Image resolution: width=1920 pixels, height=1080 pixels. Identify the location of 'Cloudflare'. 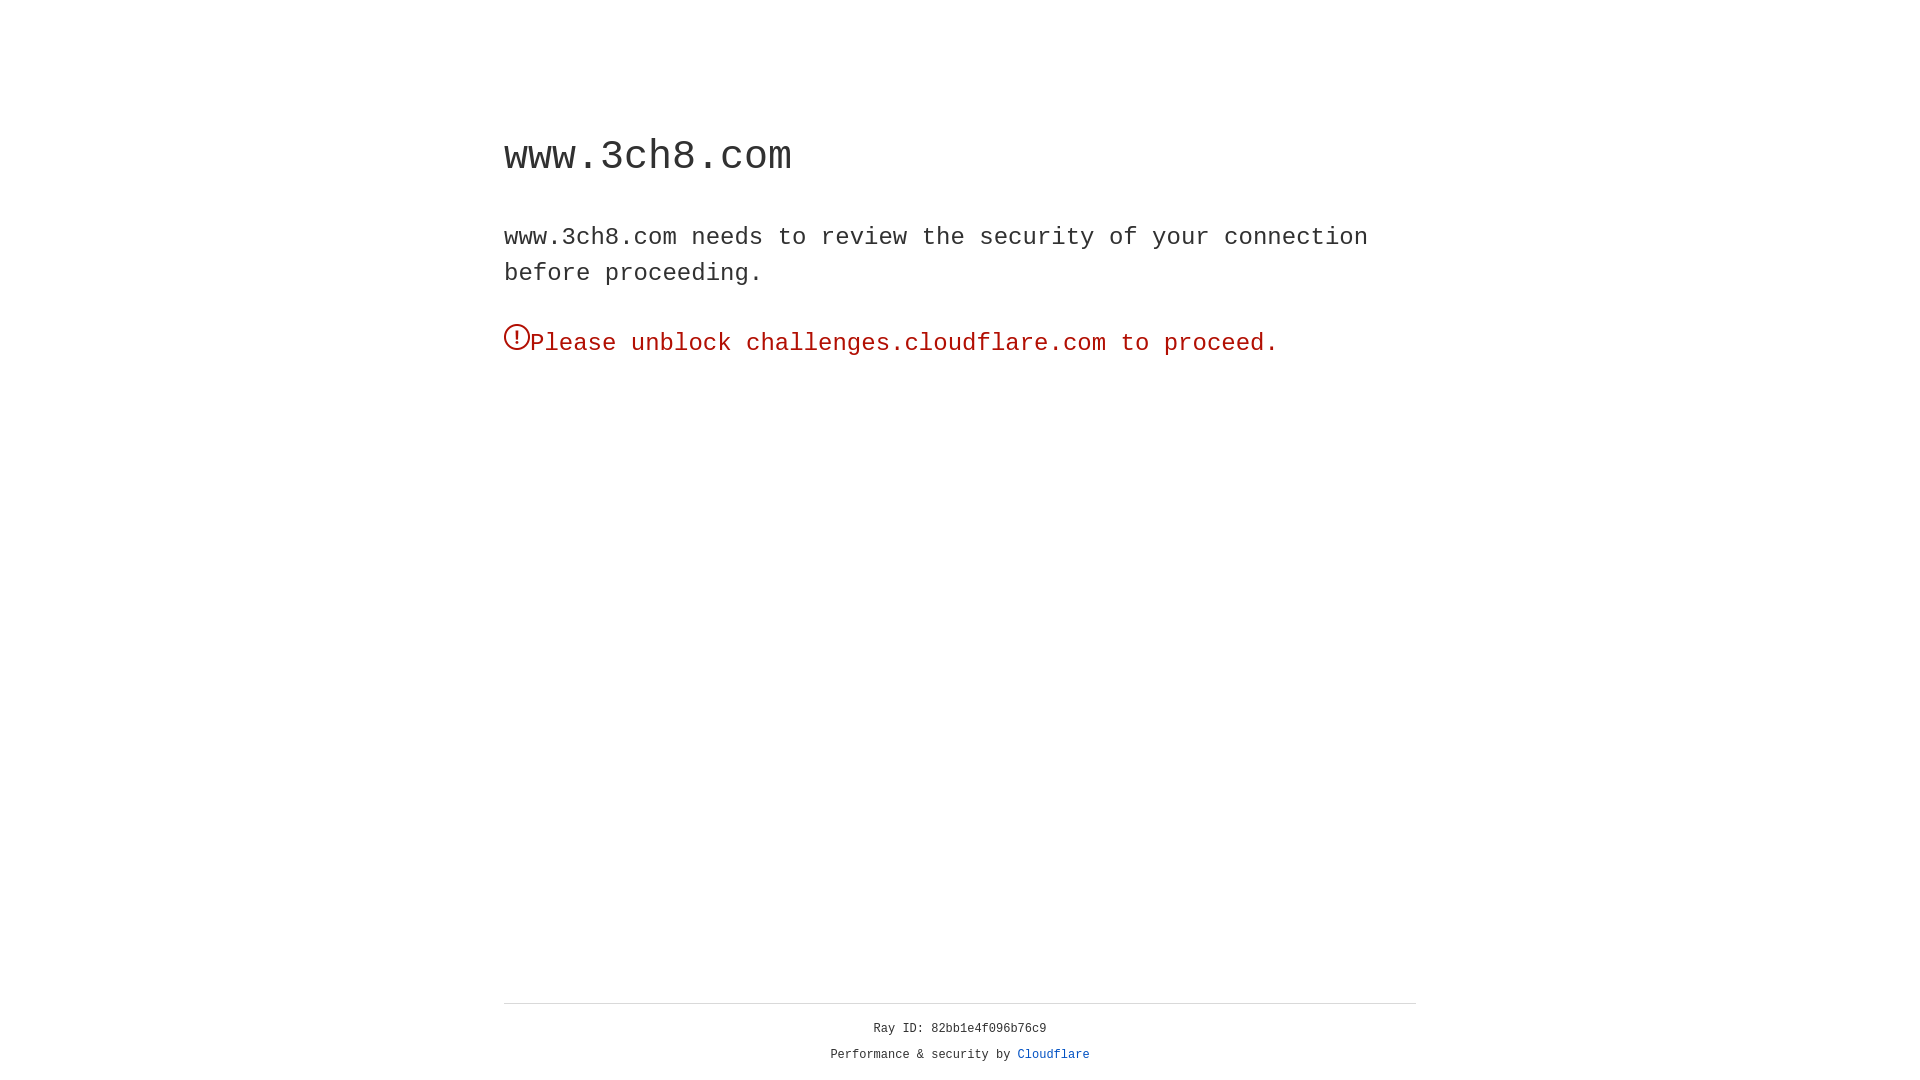
(1053, 1054).